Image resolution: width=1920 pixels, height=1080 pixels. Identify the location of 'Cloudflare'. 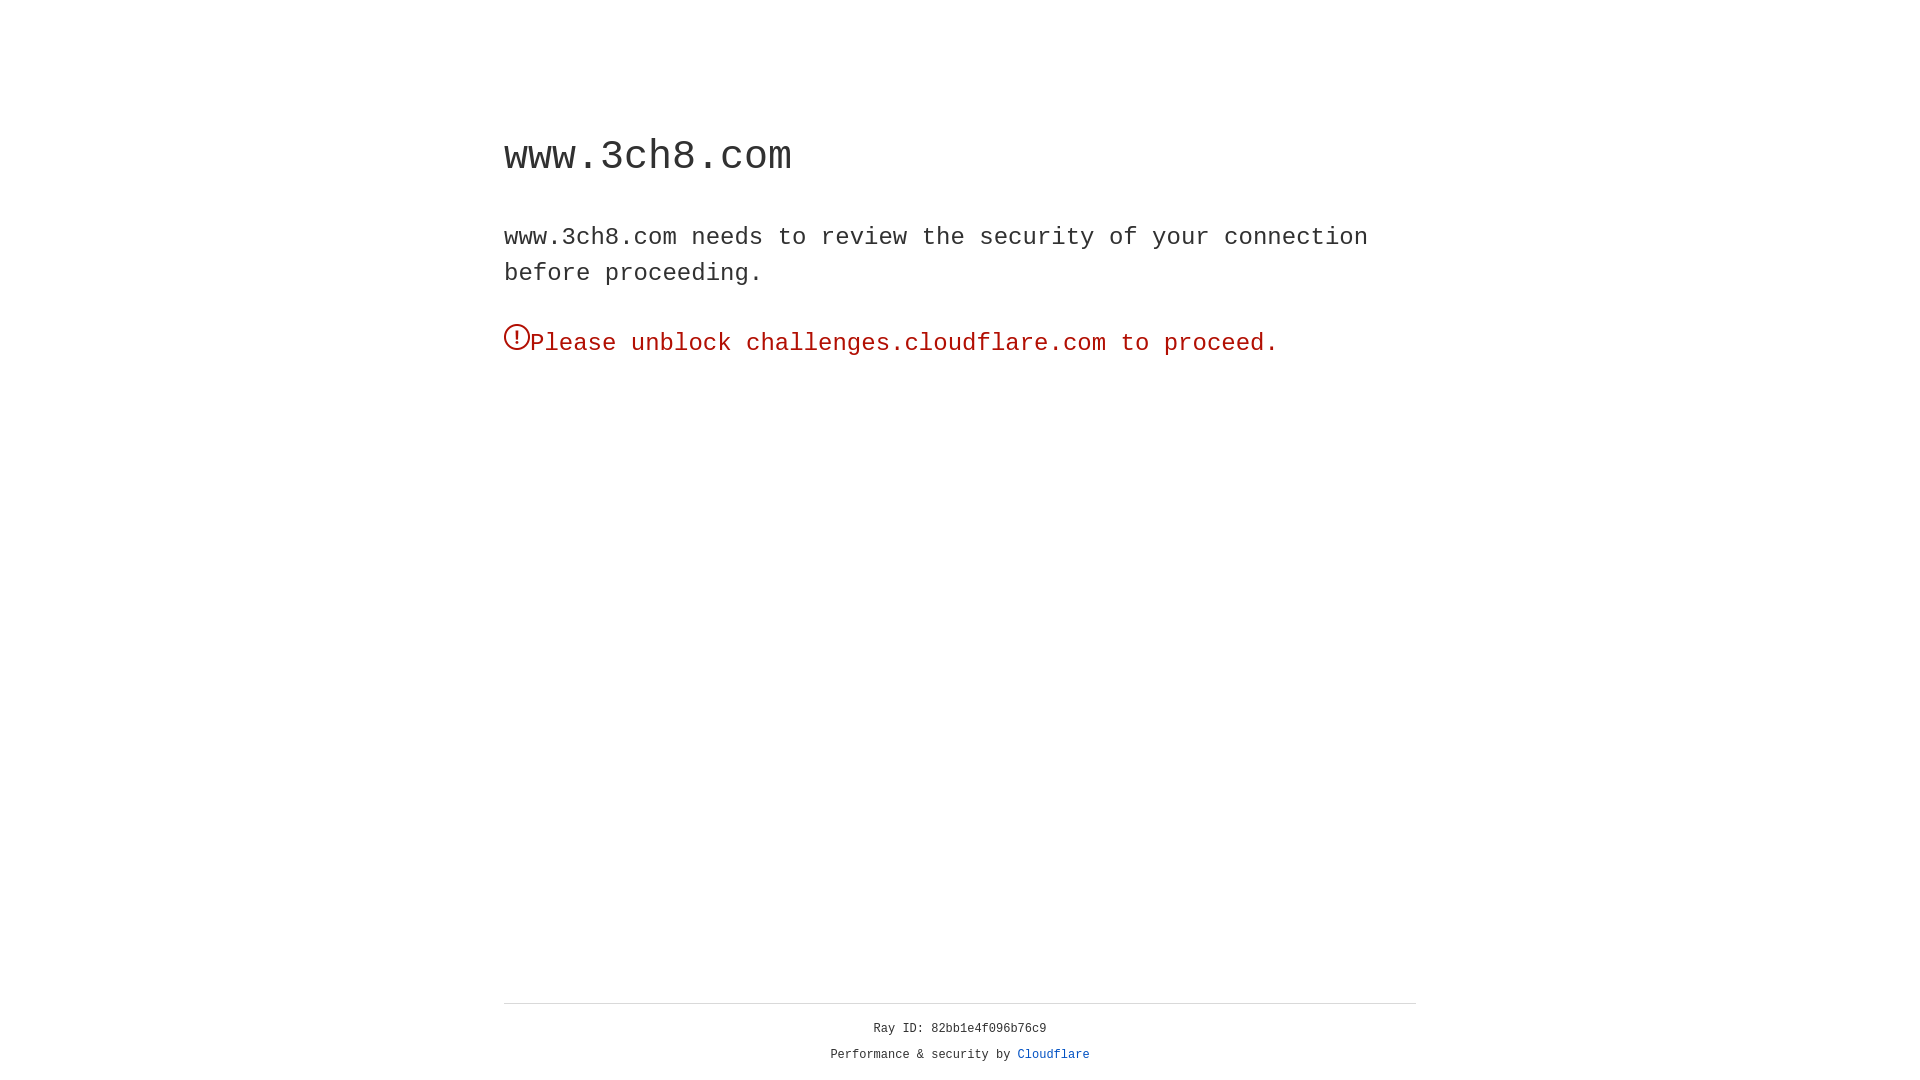
(1053, 1054).